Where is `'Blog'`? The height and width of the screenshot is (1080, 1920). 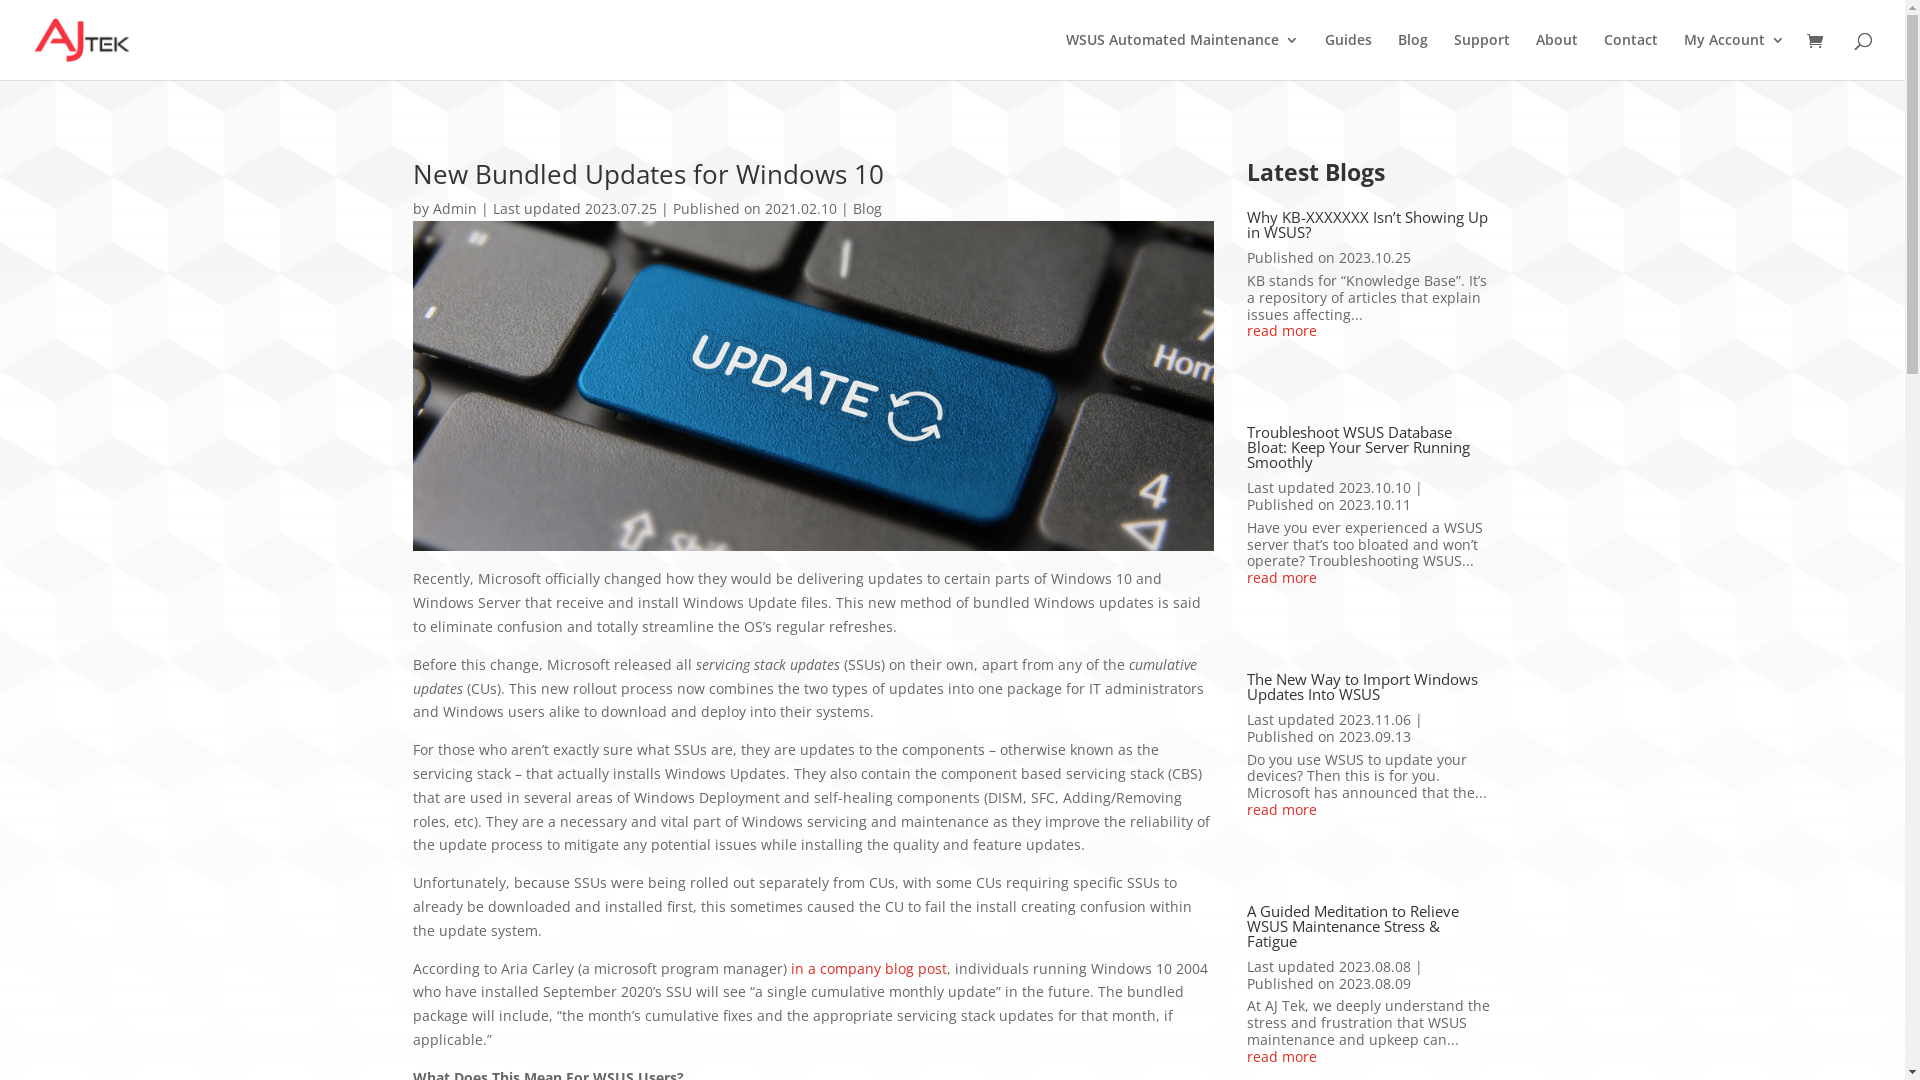 'Blog' is located at coordinates (1411, 55).